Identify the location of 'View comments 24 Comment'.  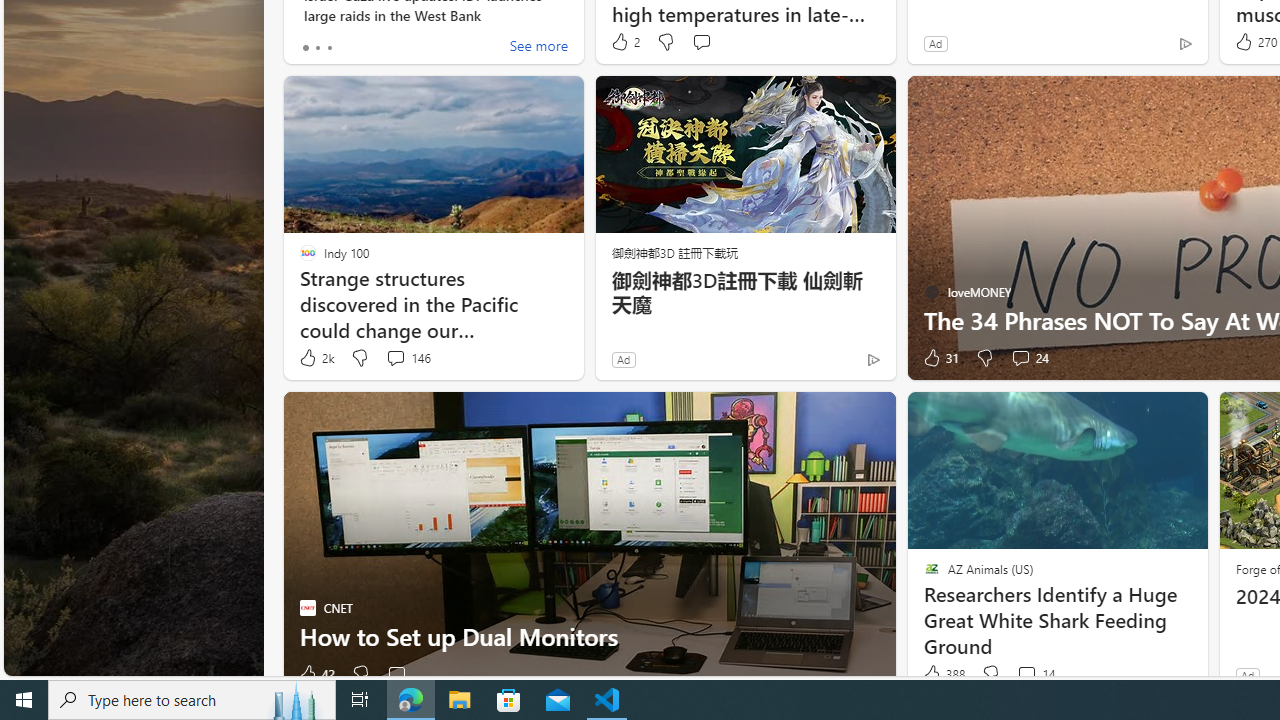
(1029, 357).